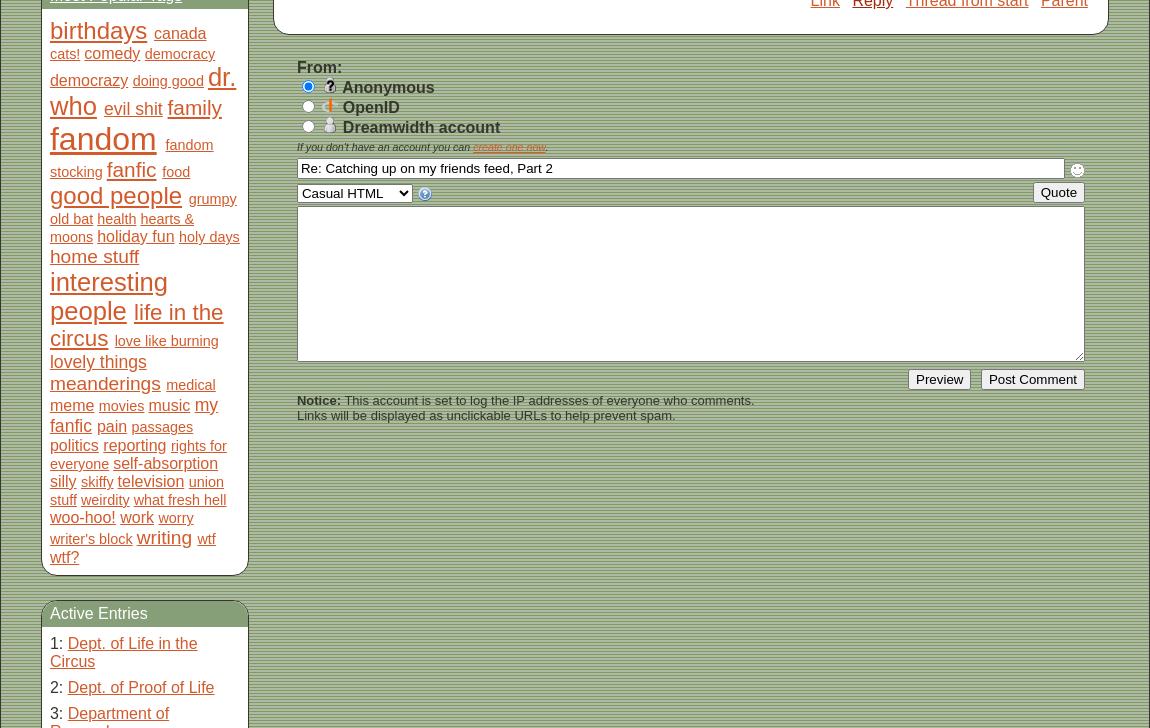  Describe the element at coordinates (296, 146) in the screenshot. I see `'If you don't have an account you can'` at that location.